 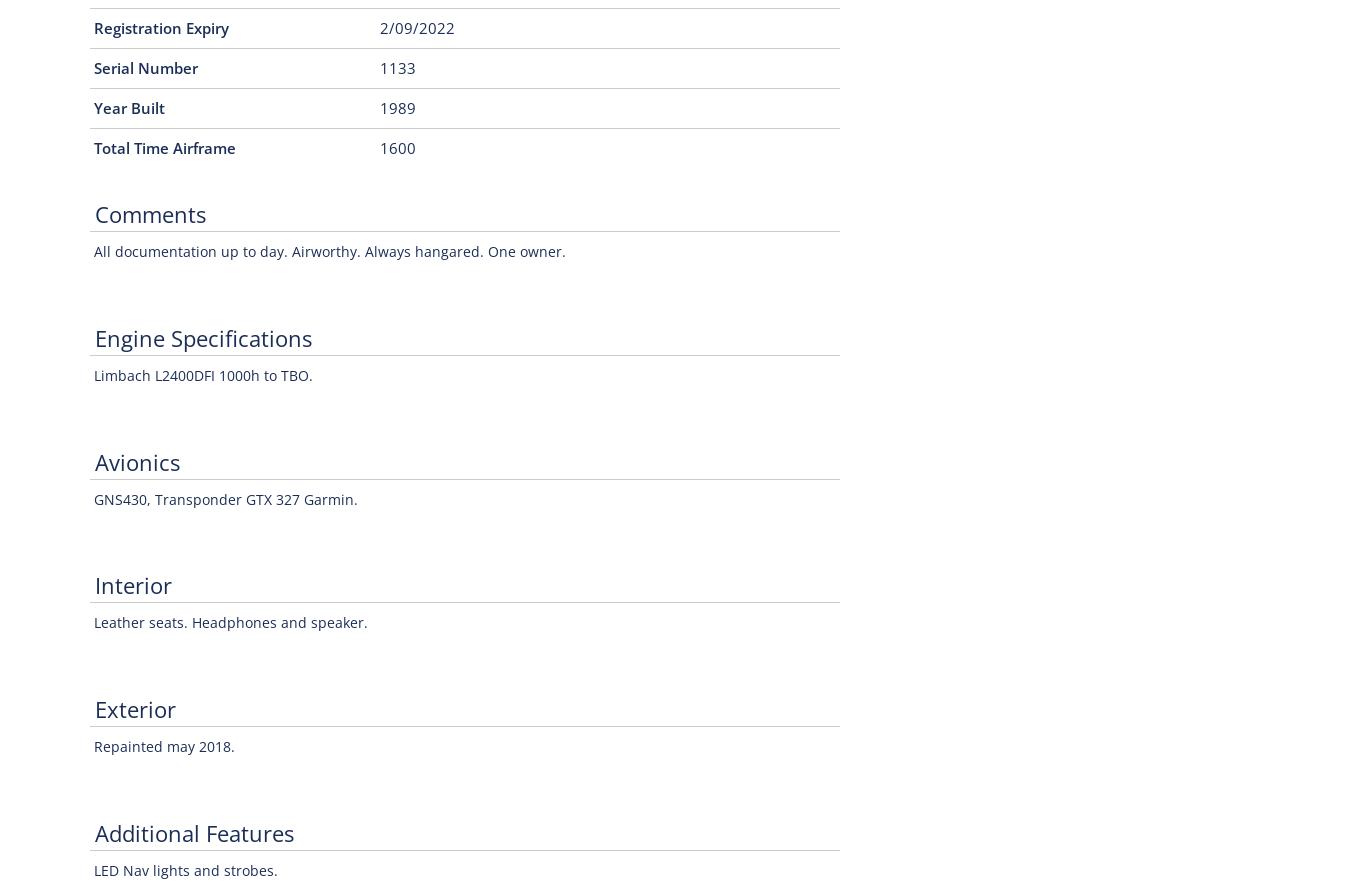 What do you see at coordinates (164, 745) in the screenshot?
I see `'Repainted may 2018.'` at bounding box center [164, 745].